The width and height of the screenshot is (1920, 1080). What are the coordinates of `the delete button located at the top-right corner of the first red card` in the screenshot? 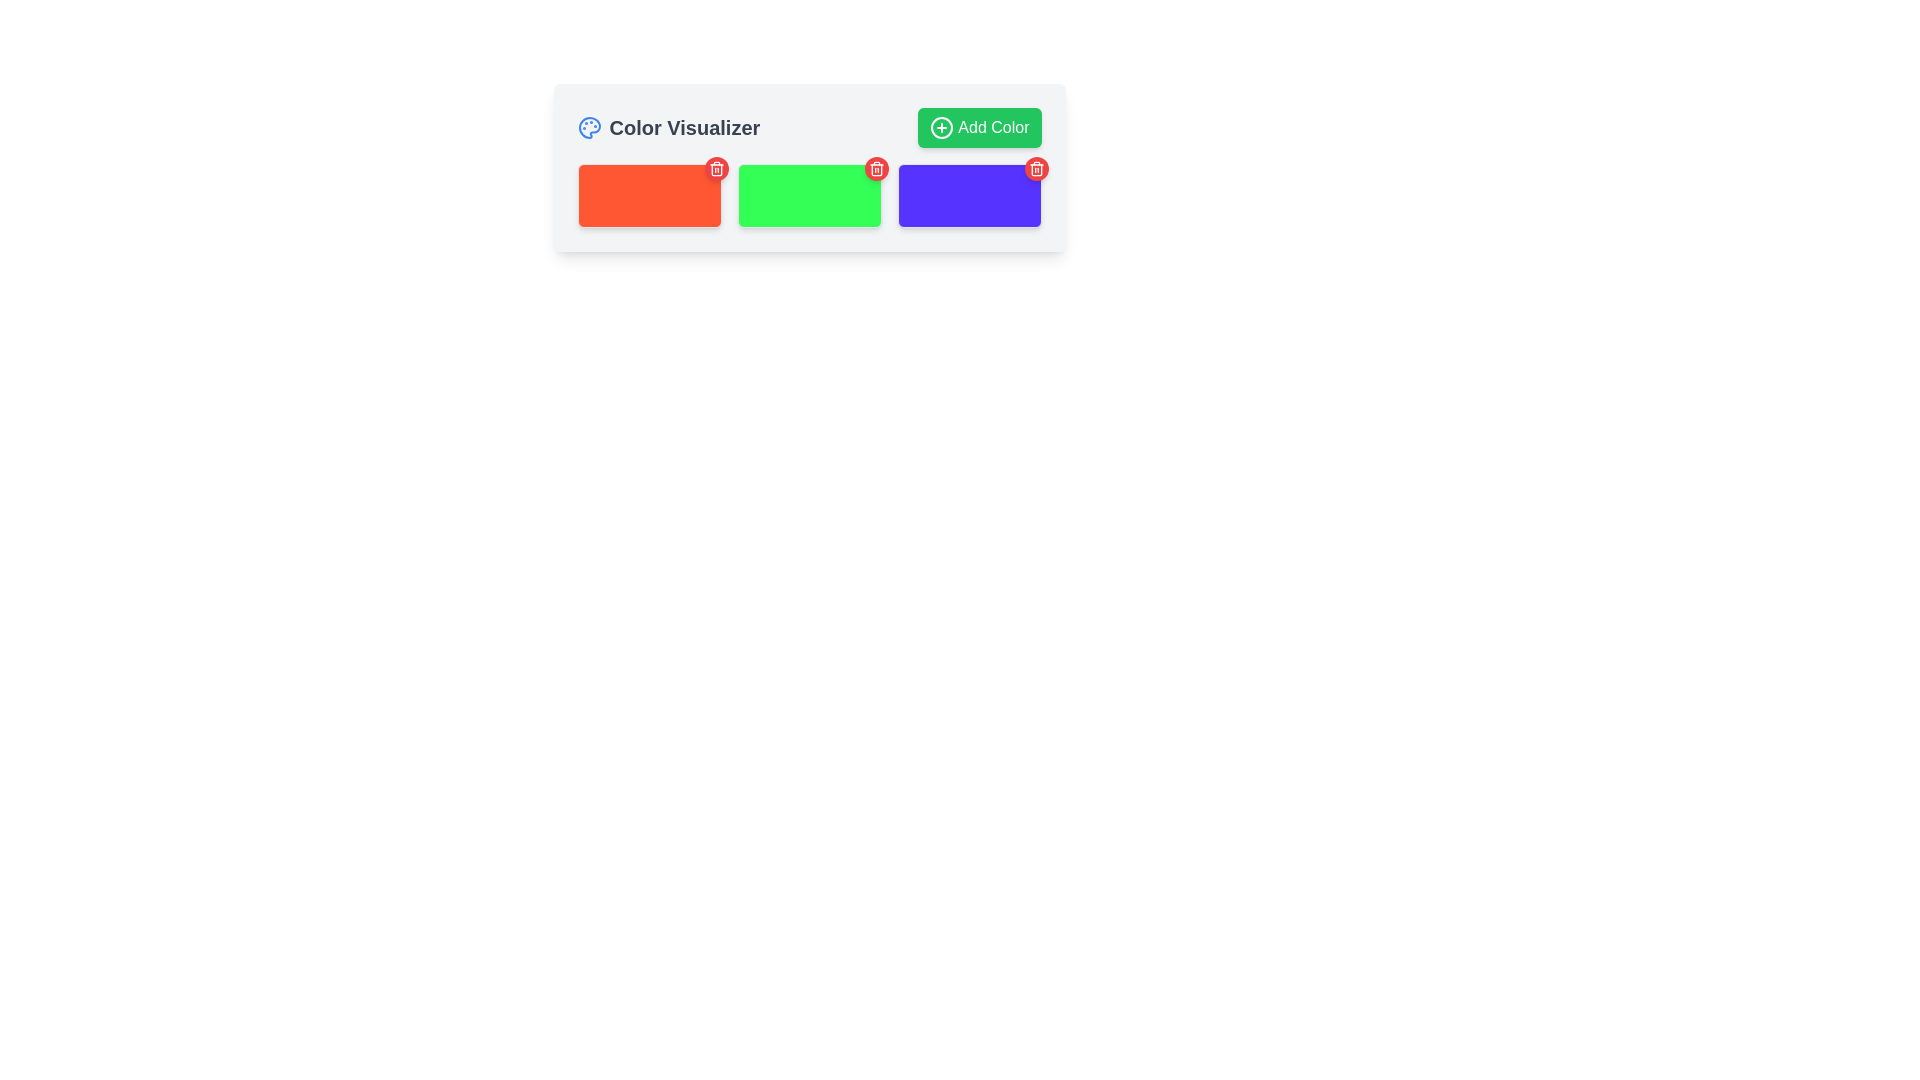 It's located at (716, 168).